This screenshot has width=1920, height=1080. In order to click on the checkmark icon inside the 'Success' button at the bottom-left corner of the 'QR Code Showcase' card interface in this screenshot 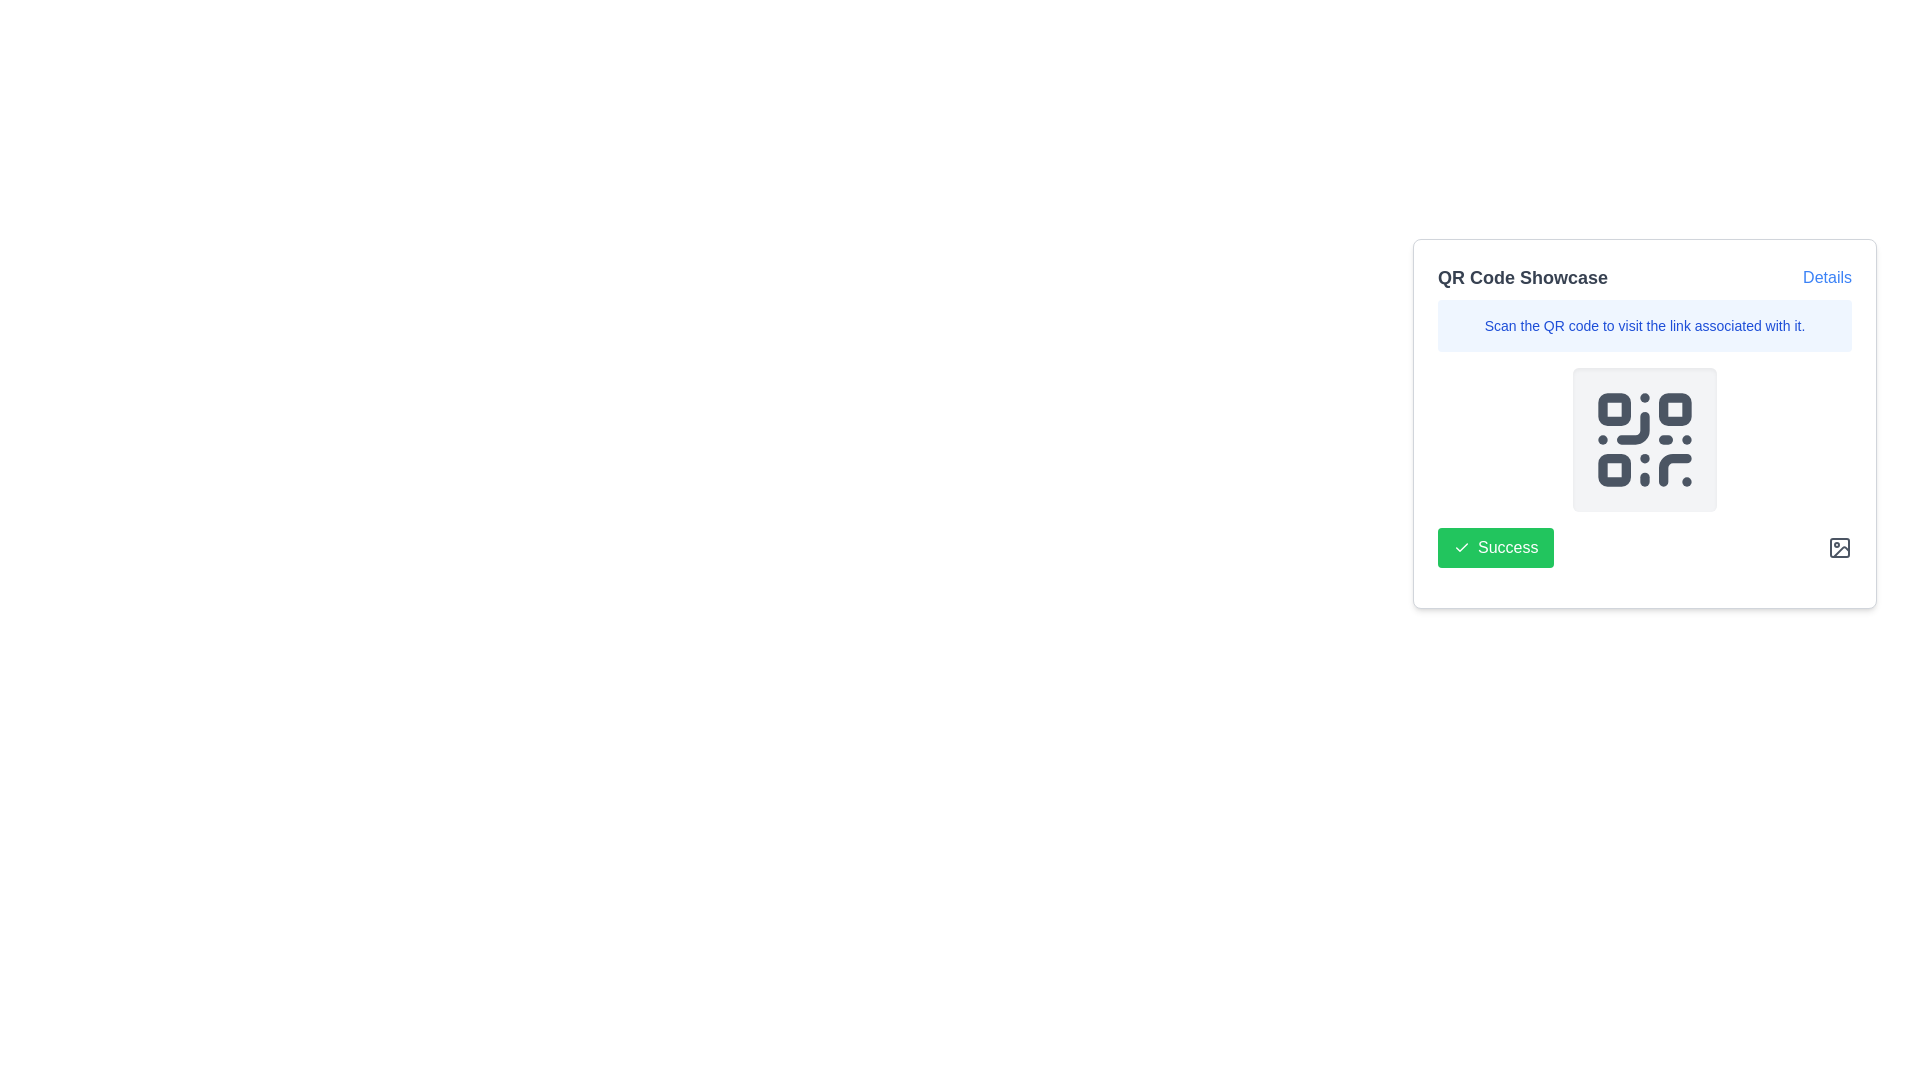, I will do `click(1462, 547)`.